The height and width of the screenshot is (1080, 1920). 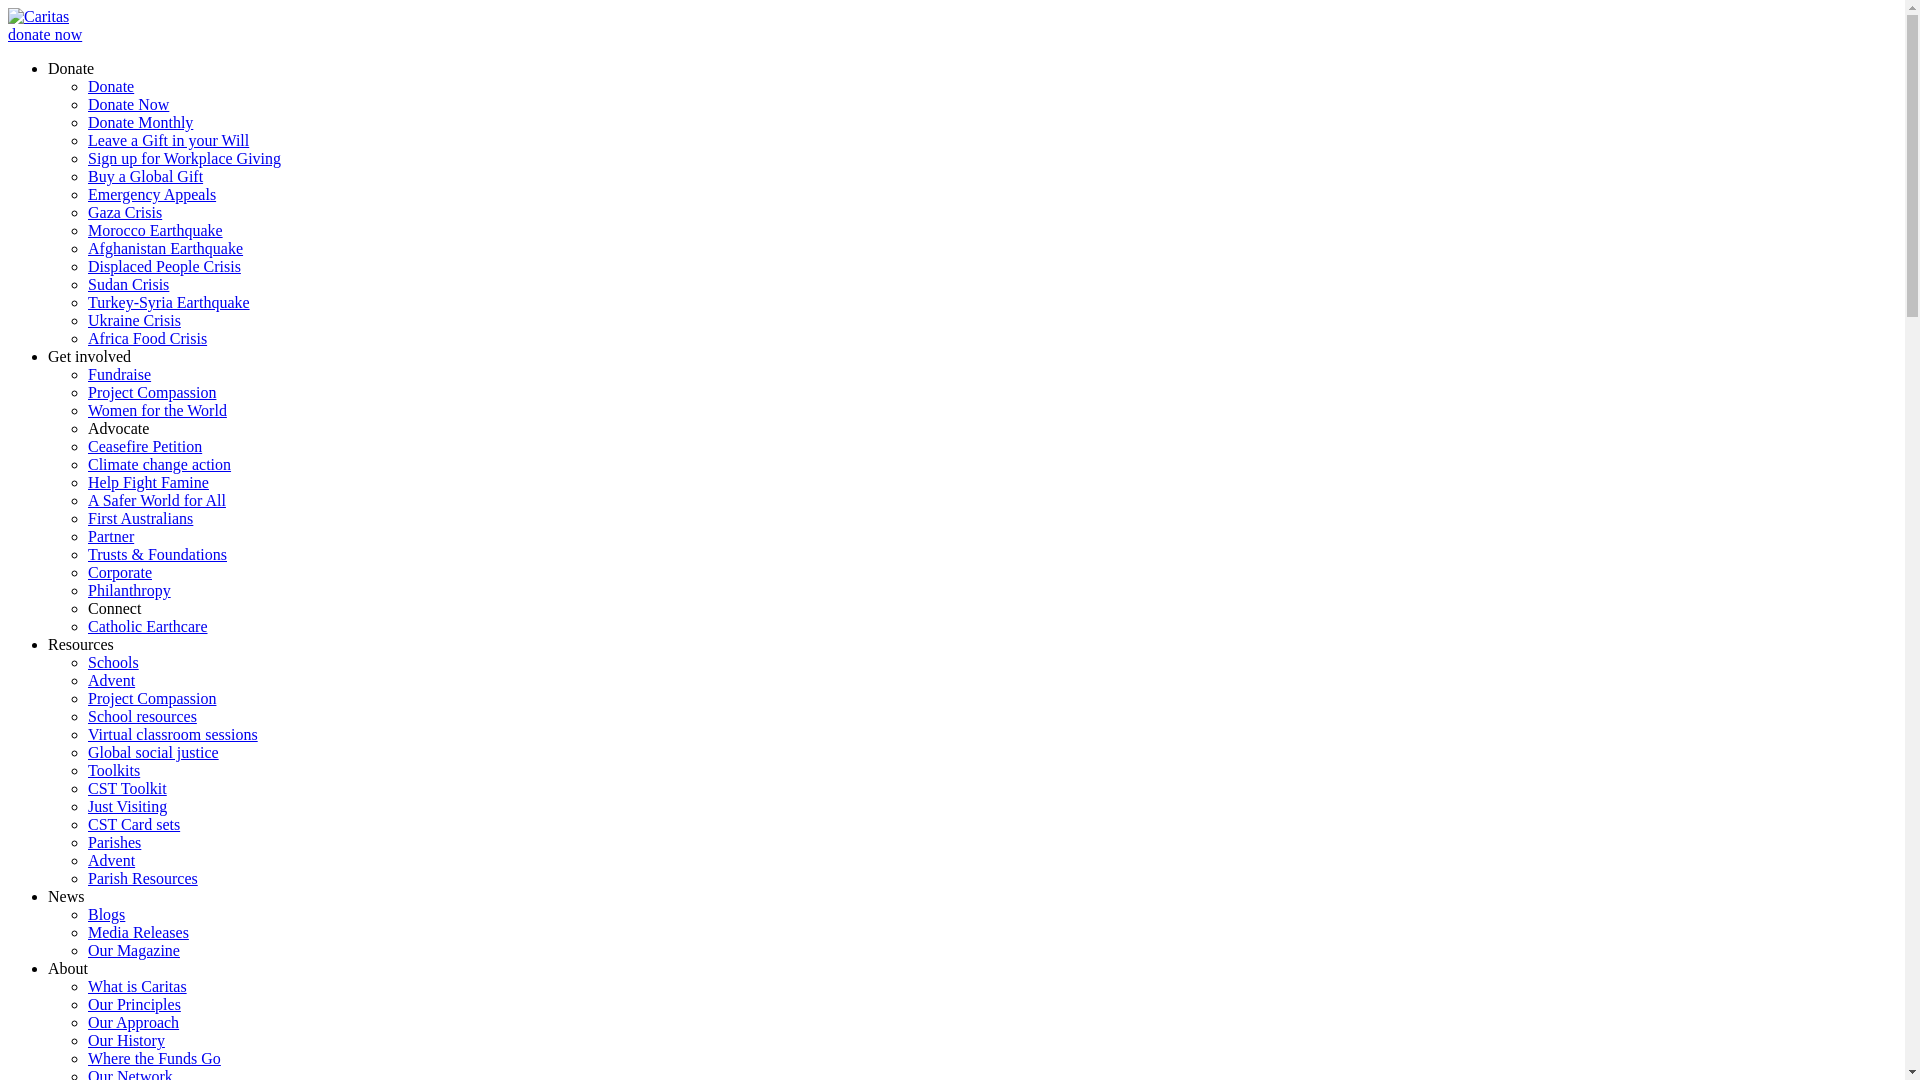 I want to click on 'Toolkits', so click(x=113, y=769).